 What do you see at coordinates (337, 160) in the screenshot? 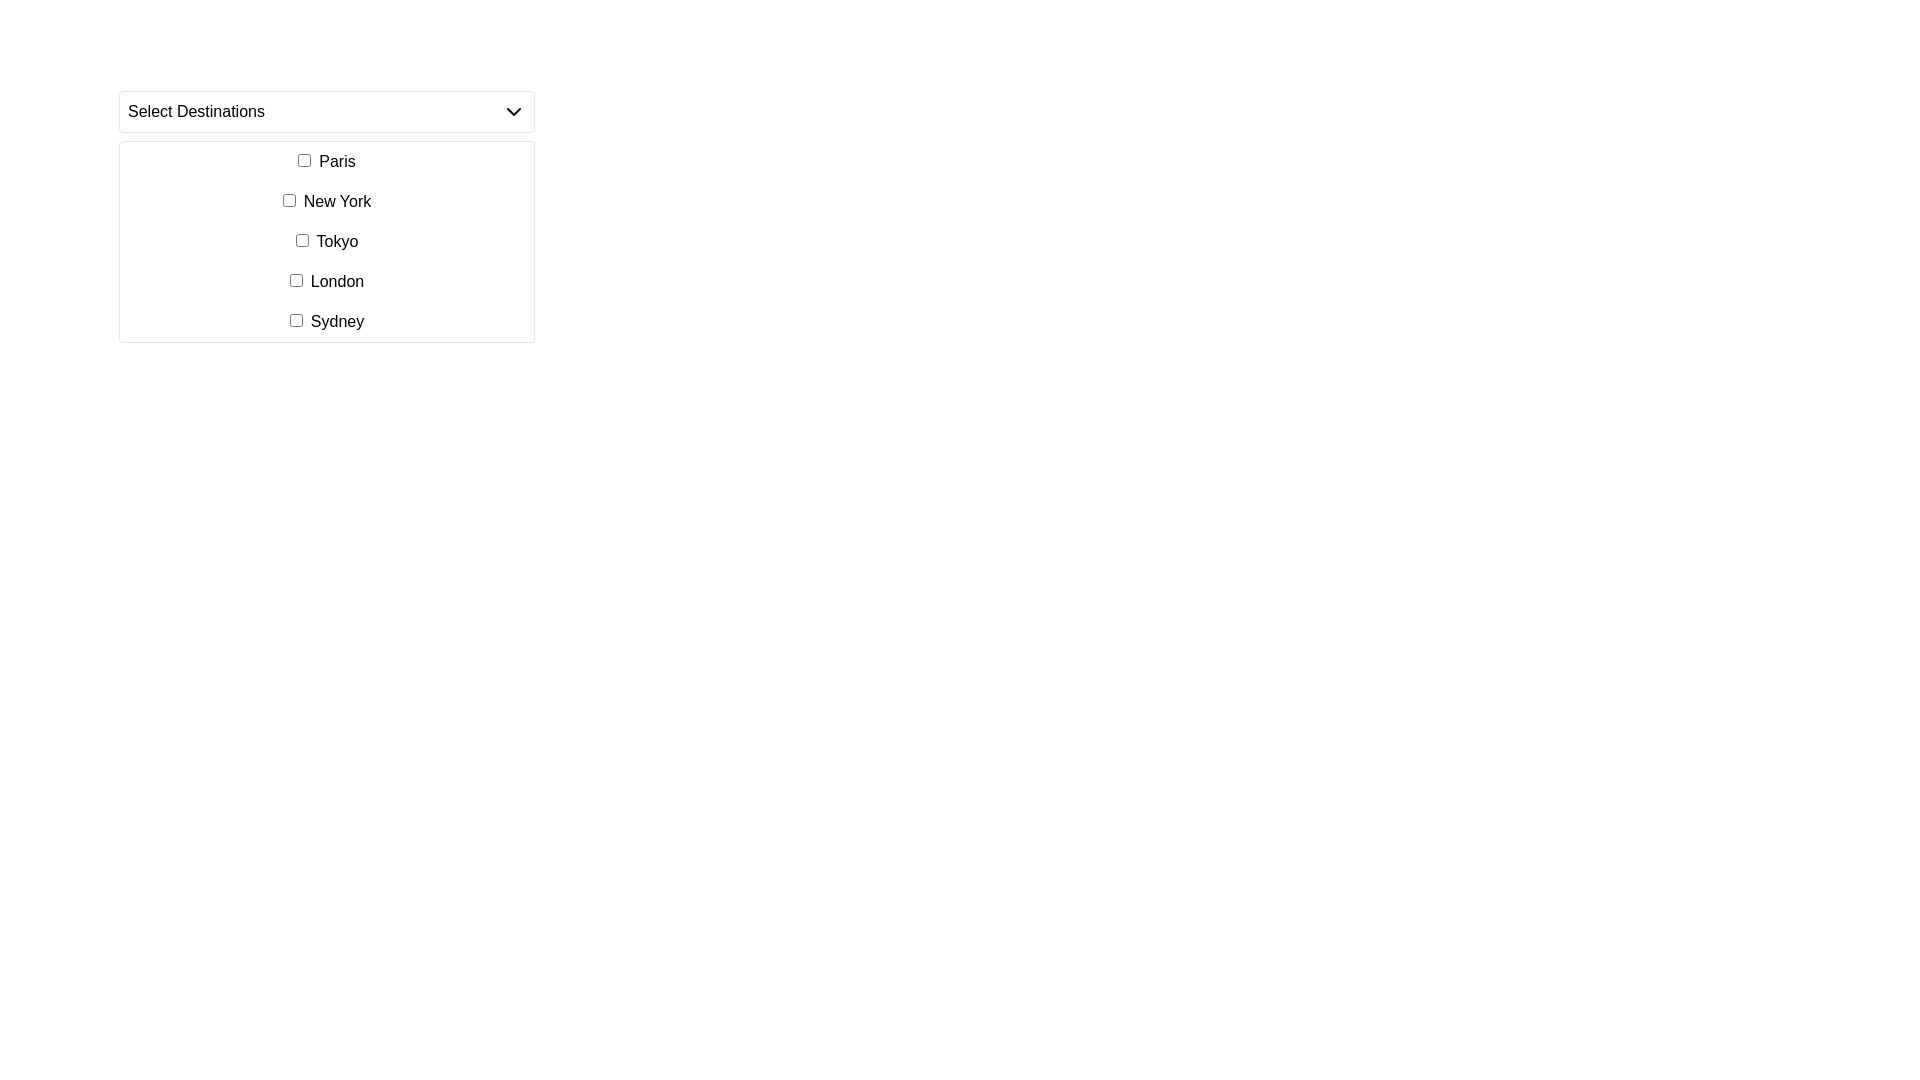
I see `text label 'Paris' located in the dropdown menu under 'Select Destinations', positioned to the right of a checkbox` at bounding box center [337, 160].